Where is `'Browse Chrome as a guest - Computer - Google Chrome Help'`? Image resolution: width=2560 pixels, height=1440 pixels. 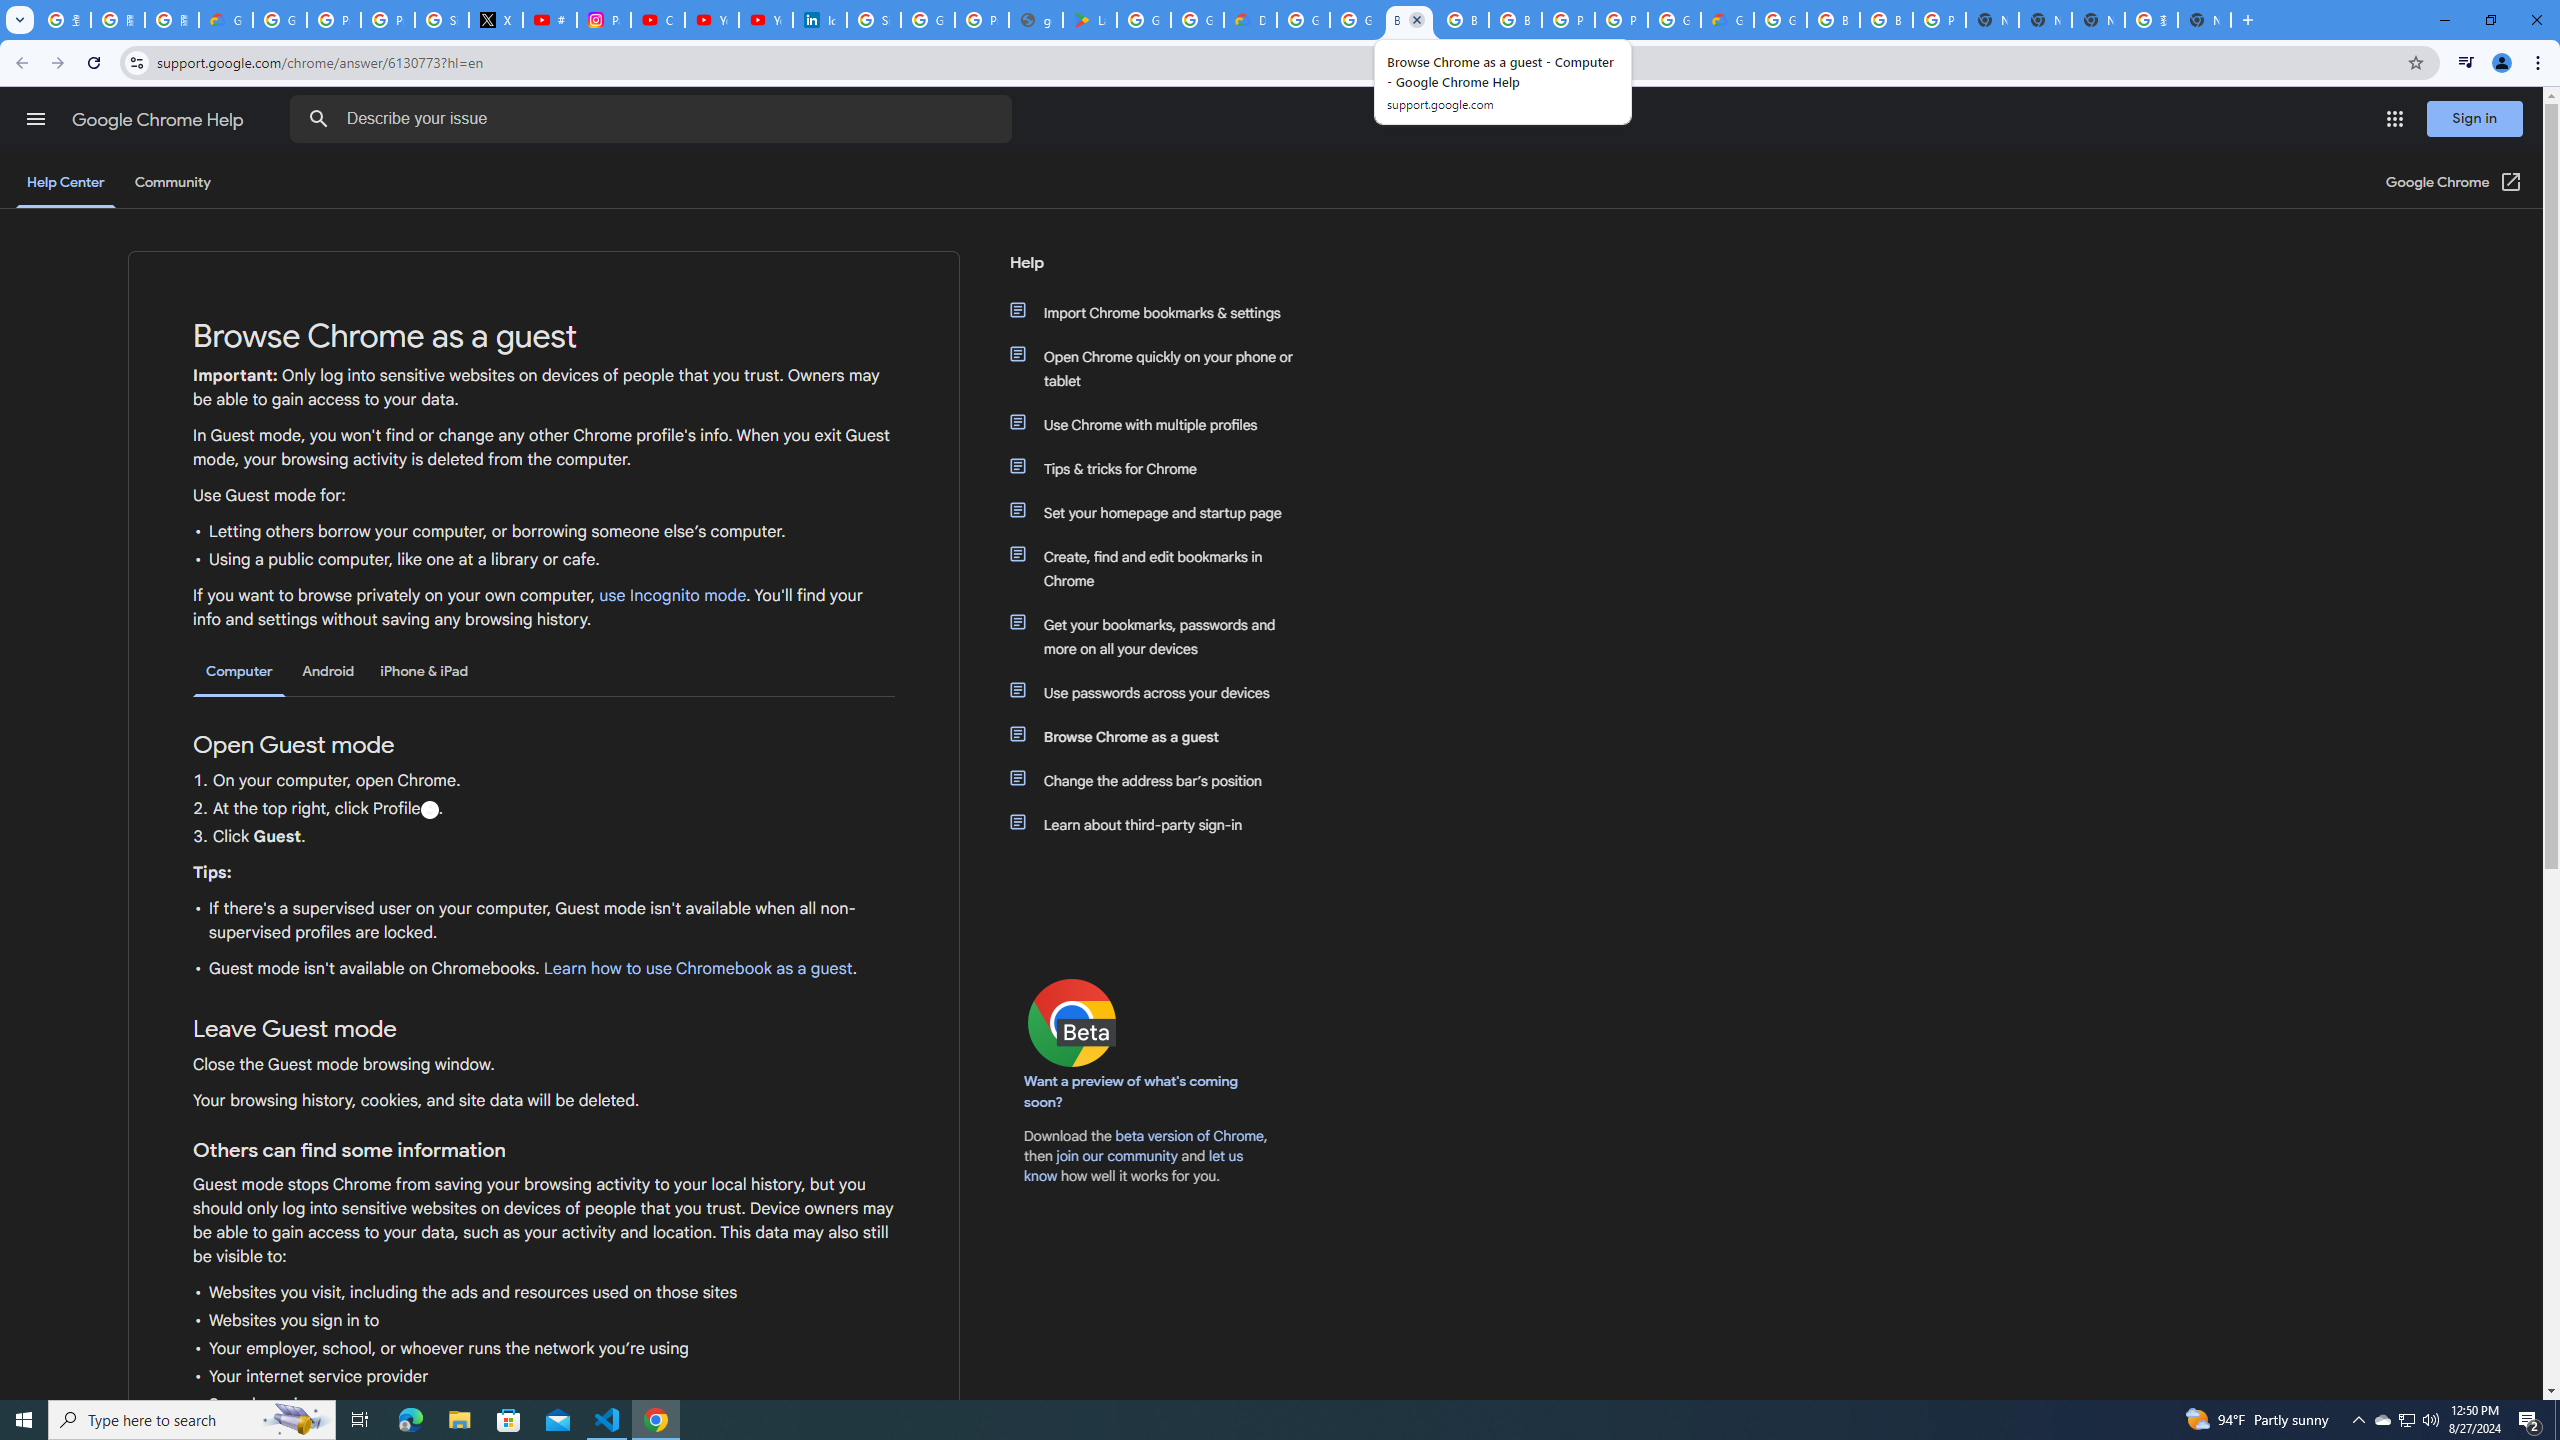
'Browse Chrome as a guest - Computer - Google Chrome Help' is located at coordinates (1409, 19).